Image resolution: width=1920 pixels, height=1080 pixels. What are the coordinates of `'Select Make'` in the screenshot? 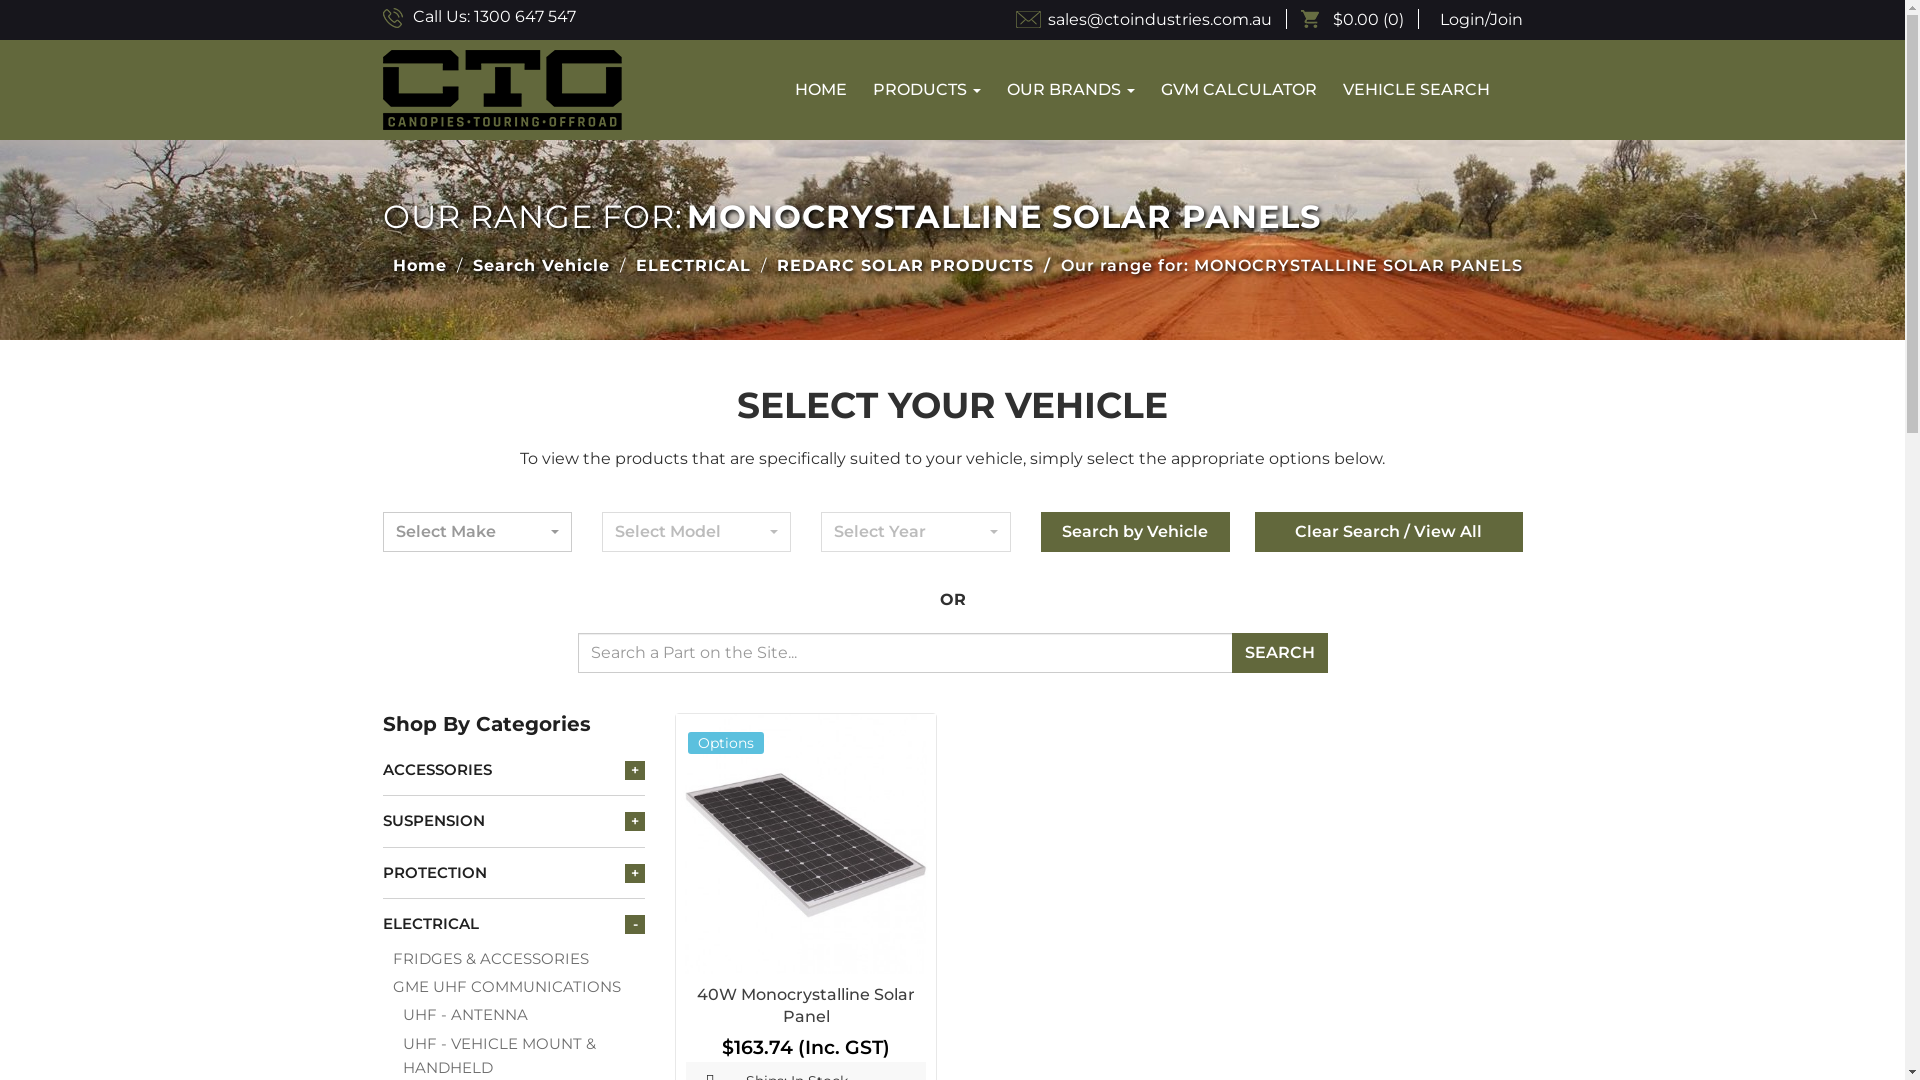 It's located at (475, 531).